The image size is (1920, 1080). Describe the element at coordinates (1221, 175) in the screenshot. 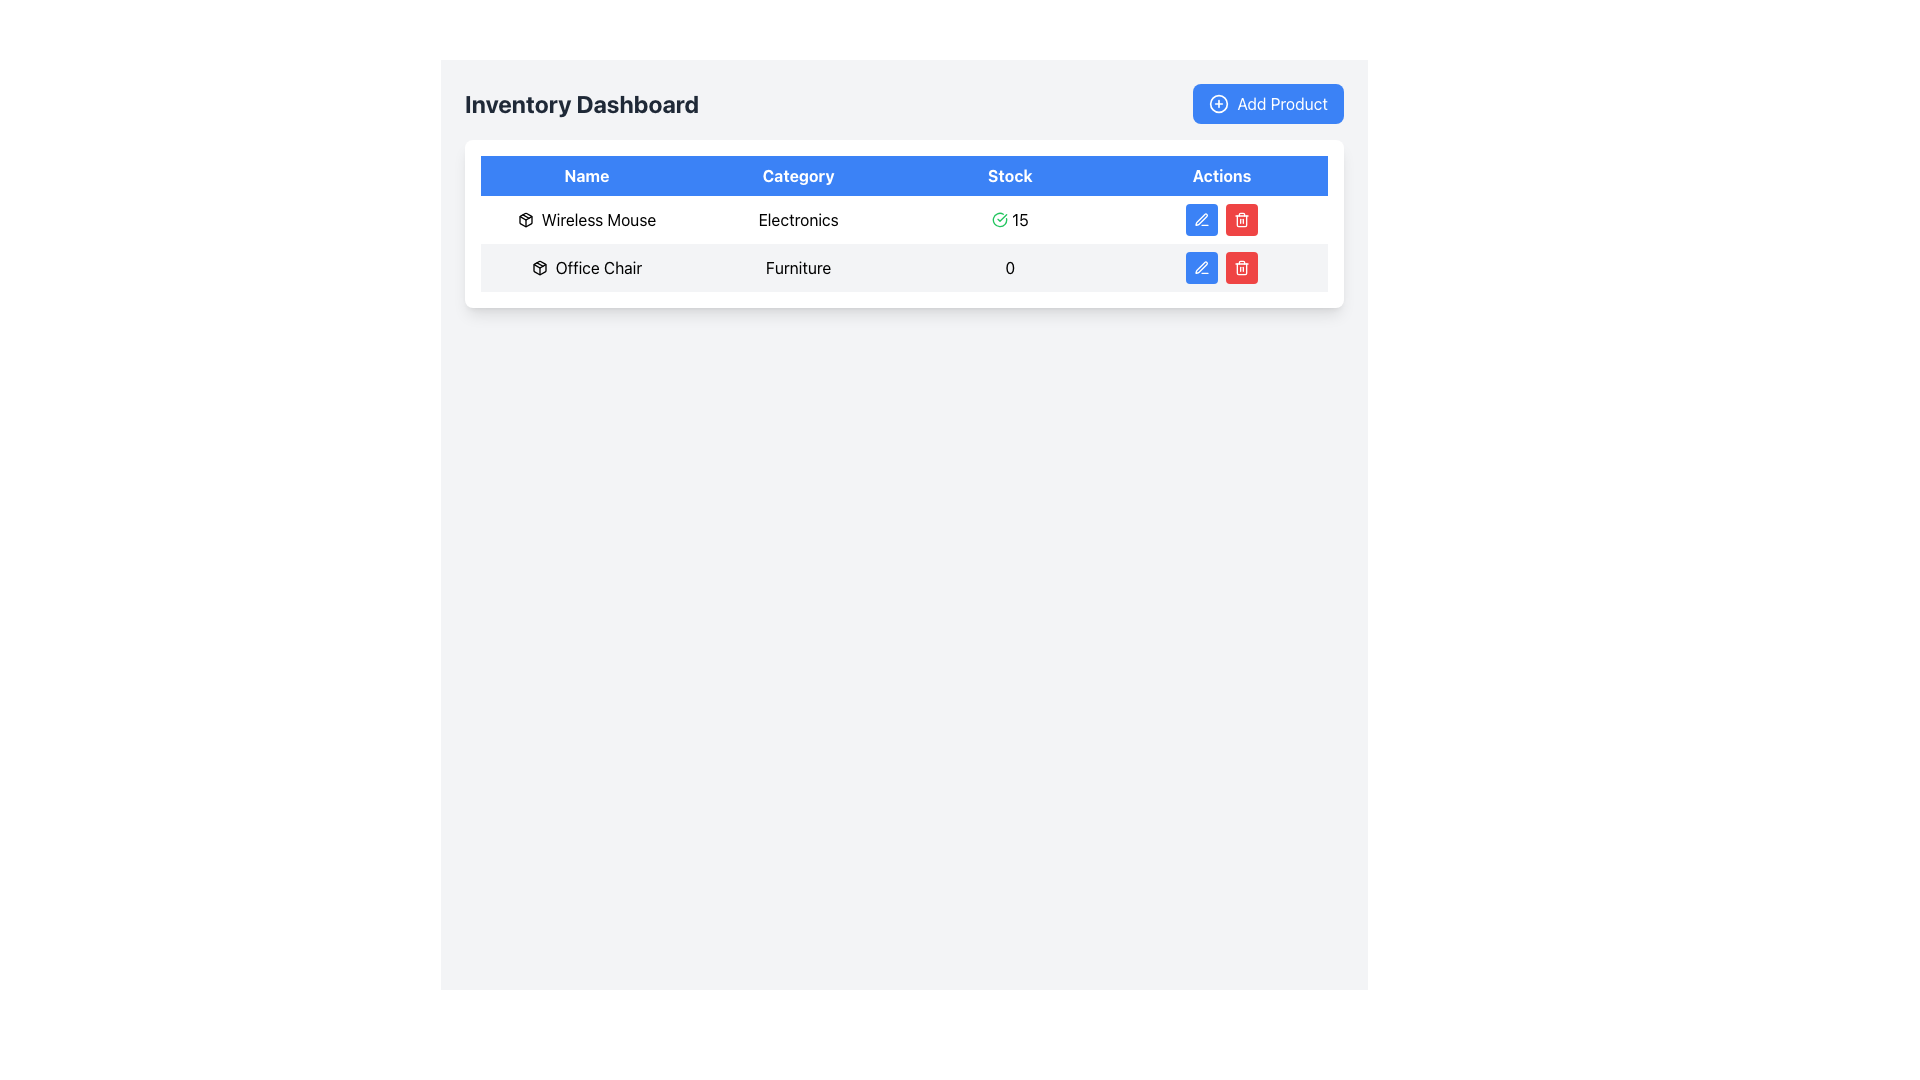

I see `the 'Actions' text label button, which is a rectangular component with a blue background and white text, located in the fourth column of the toolbar` at that location.